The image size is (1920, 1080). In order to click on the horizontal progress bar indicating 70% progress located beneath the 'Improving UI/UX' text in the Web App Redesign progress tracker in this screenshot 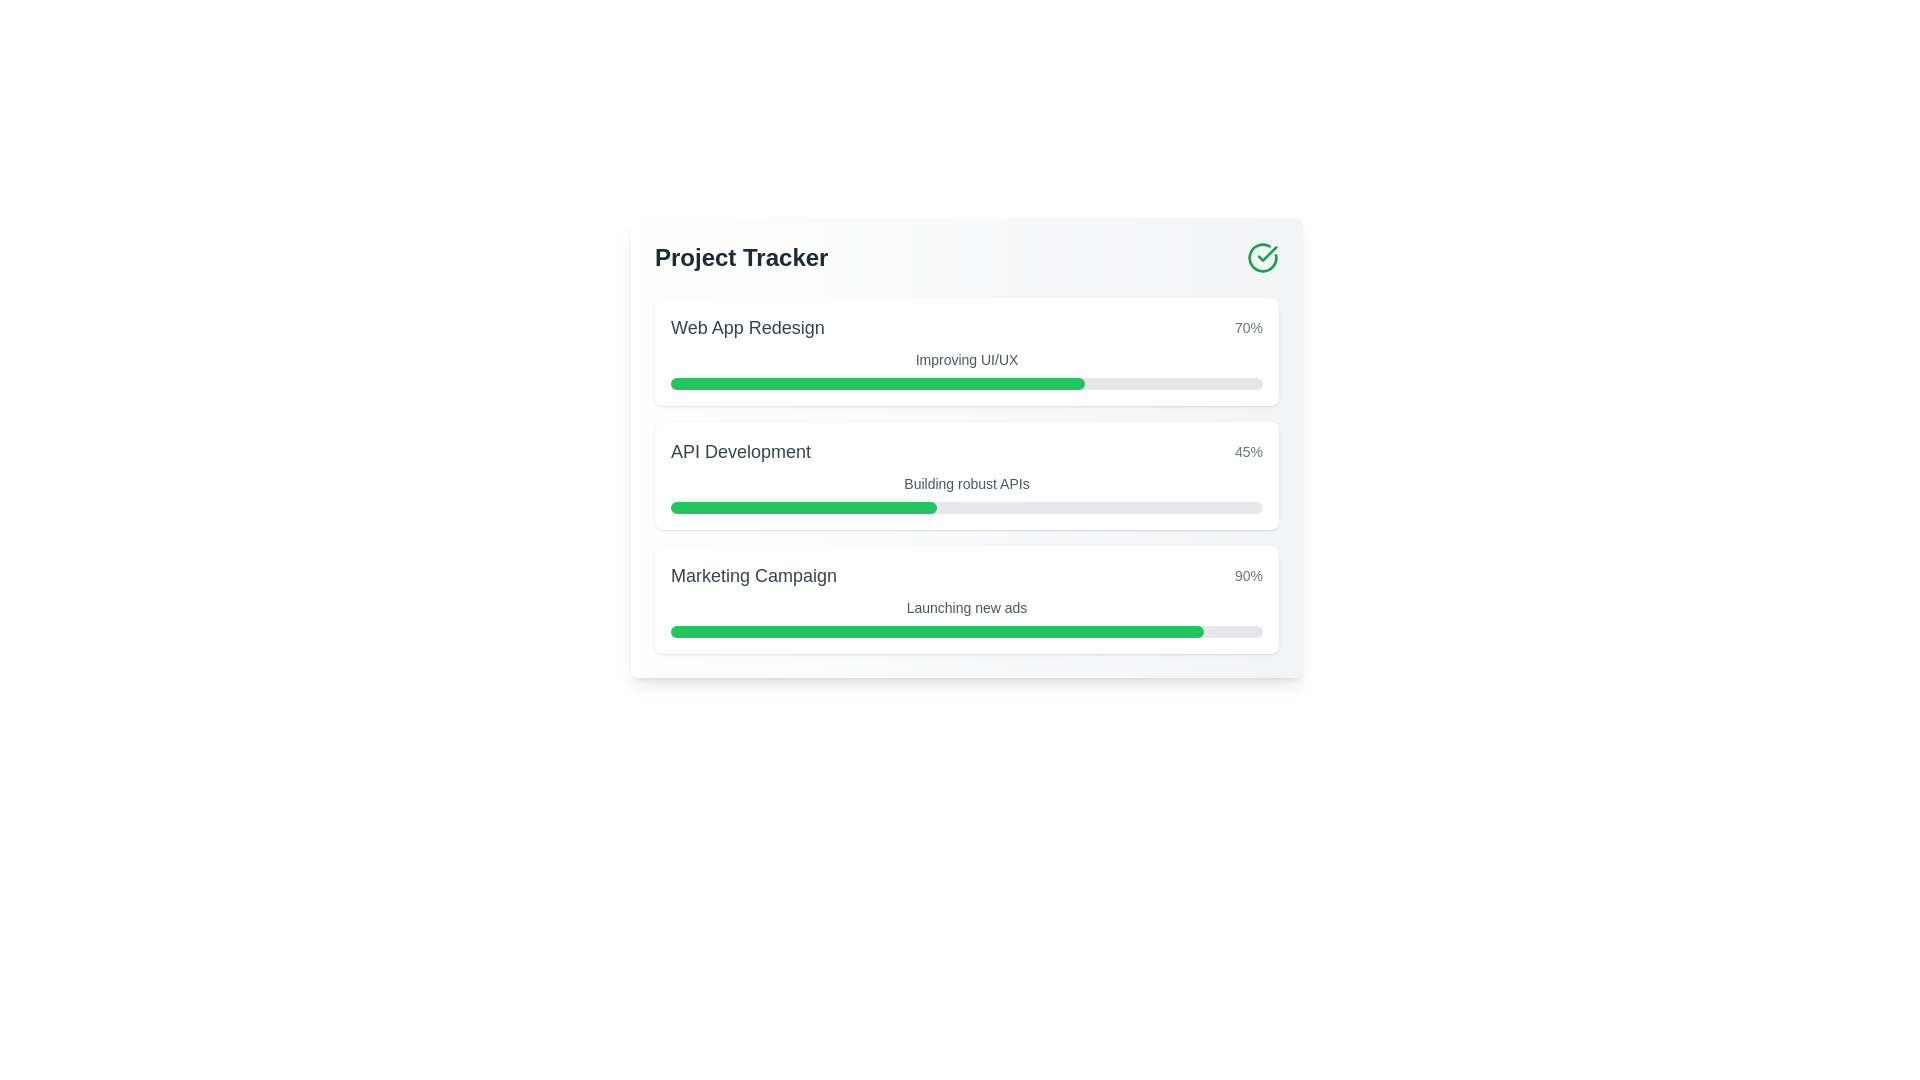, I will do `click(966, 384)`.